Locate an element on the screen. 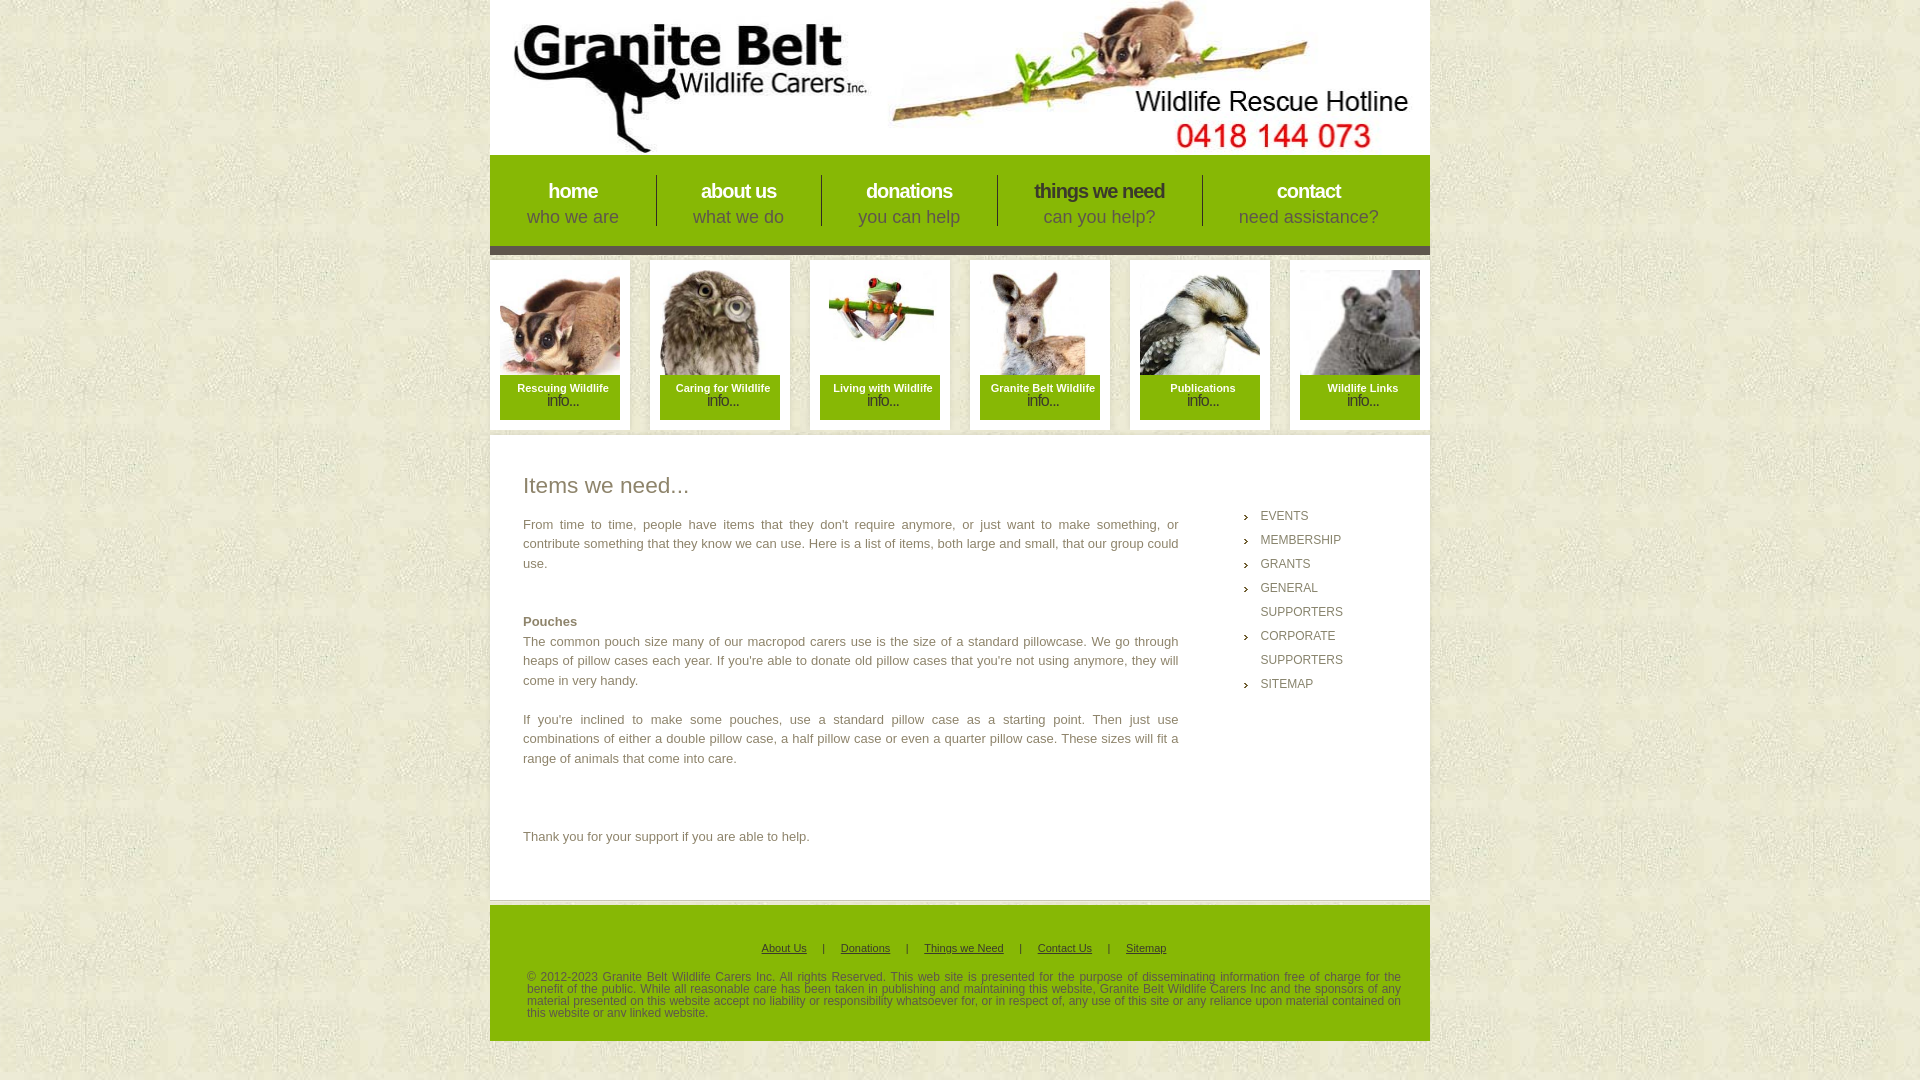 The width and height of the screenshot is (1920, 1080). 'EVENTS' is located at coordinates (1283, 515).